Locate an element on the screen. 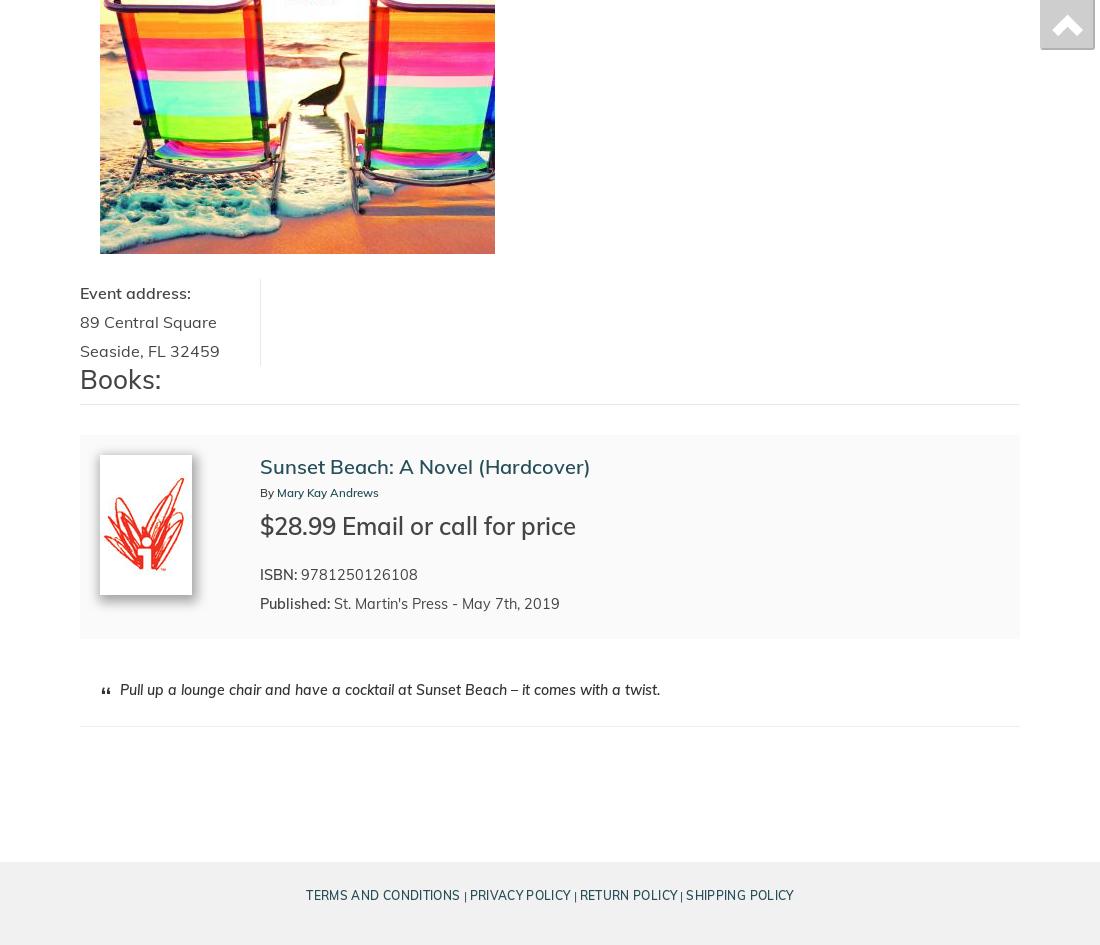  'Event address:' is located at coordinates (79, 293).